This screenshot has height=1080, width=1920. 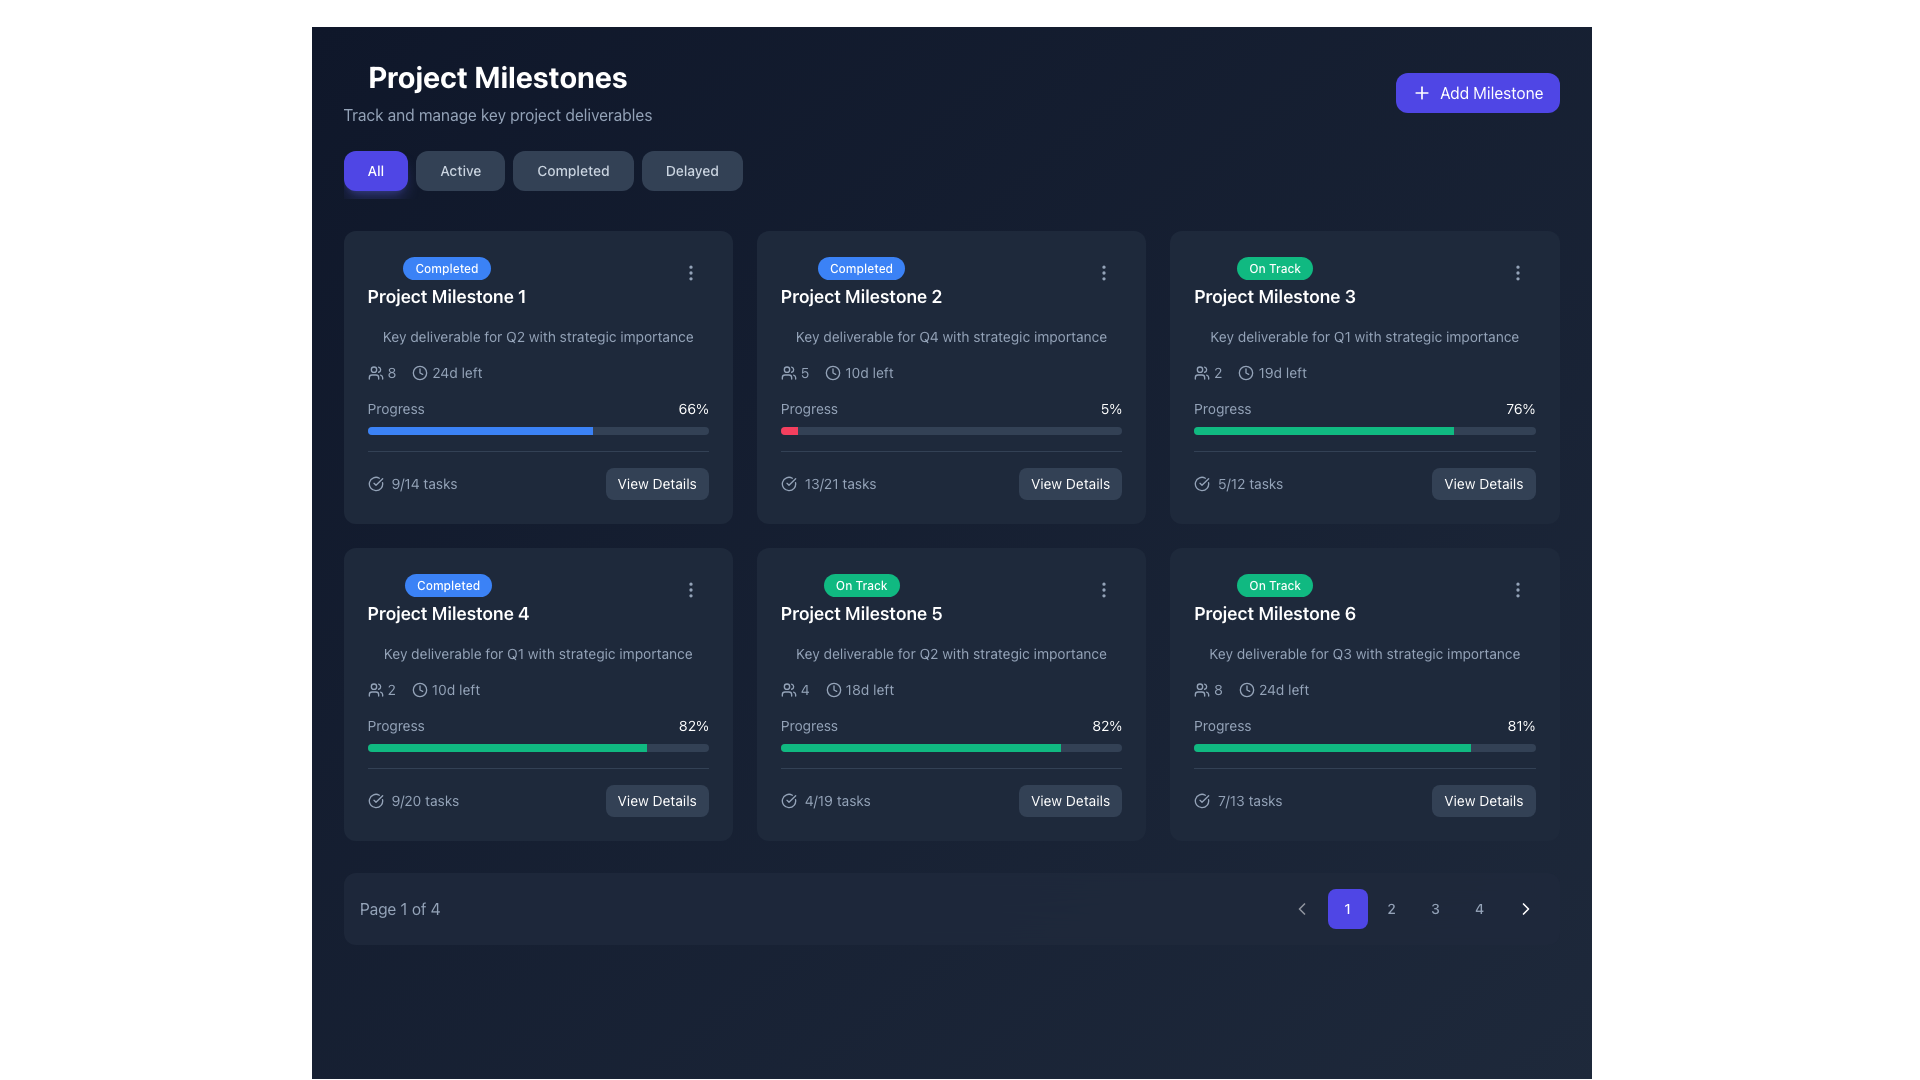 I want to click on the icon that indicates the number of users associated with the milestone, located to the left of the number '2' in the 'Project Milestone 3' card at the top-left area of the interface, so click(x=1201, y=373).